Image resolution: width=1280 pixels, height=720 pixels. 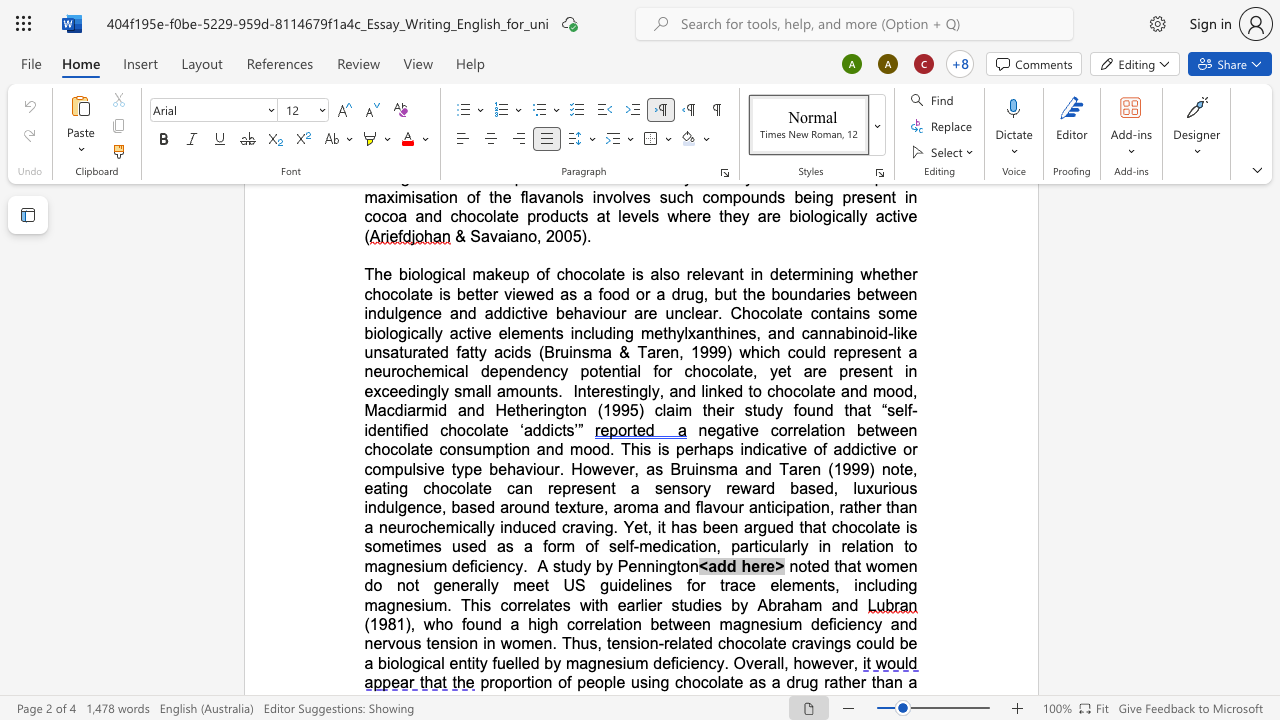 I want to click on the space between the continuous character "p" and "s" in the text, so click(x=724, y=448).